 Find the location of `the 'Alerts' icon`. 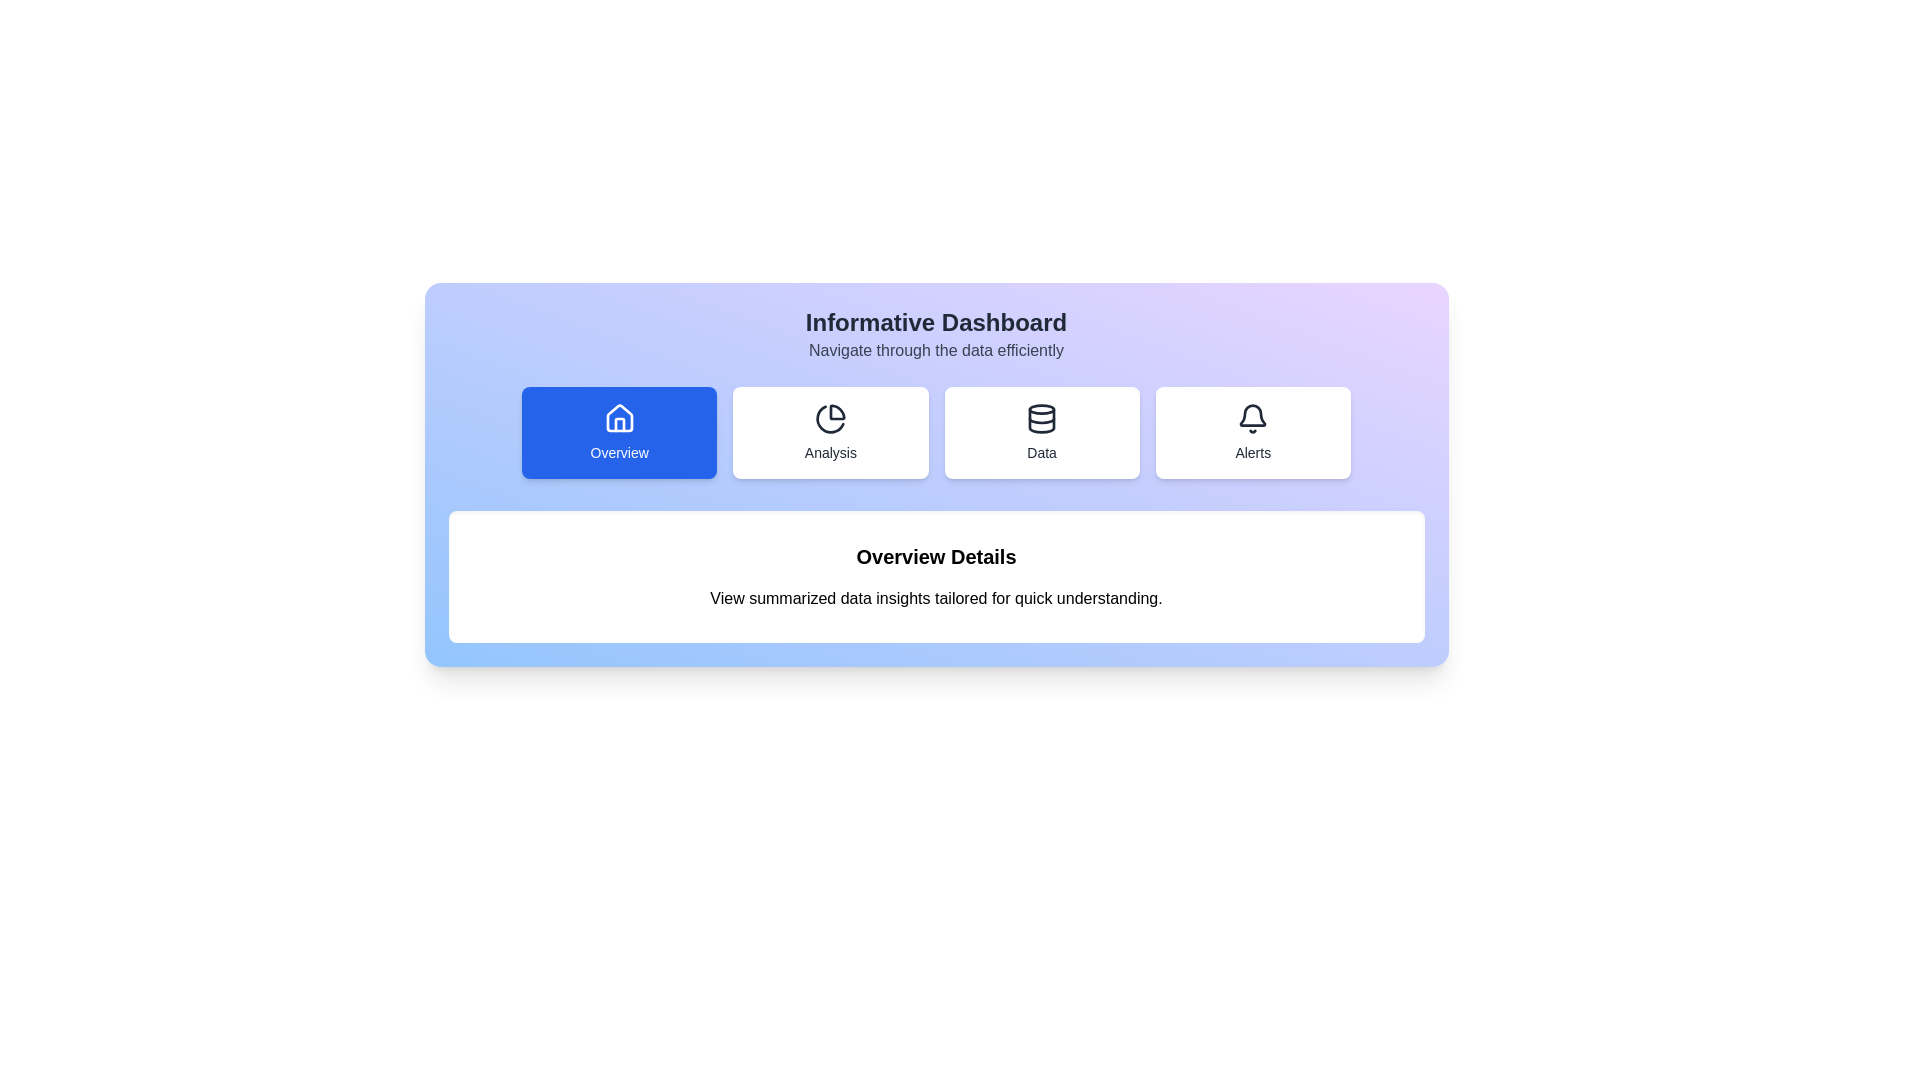

the 'Alerts' icon is located at coordinates (1252, 414).